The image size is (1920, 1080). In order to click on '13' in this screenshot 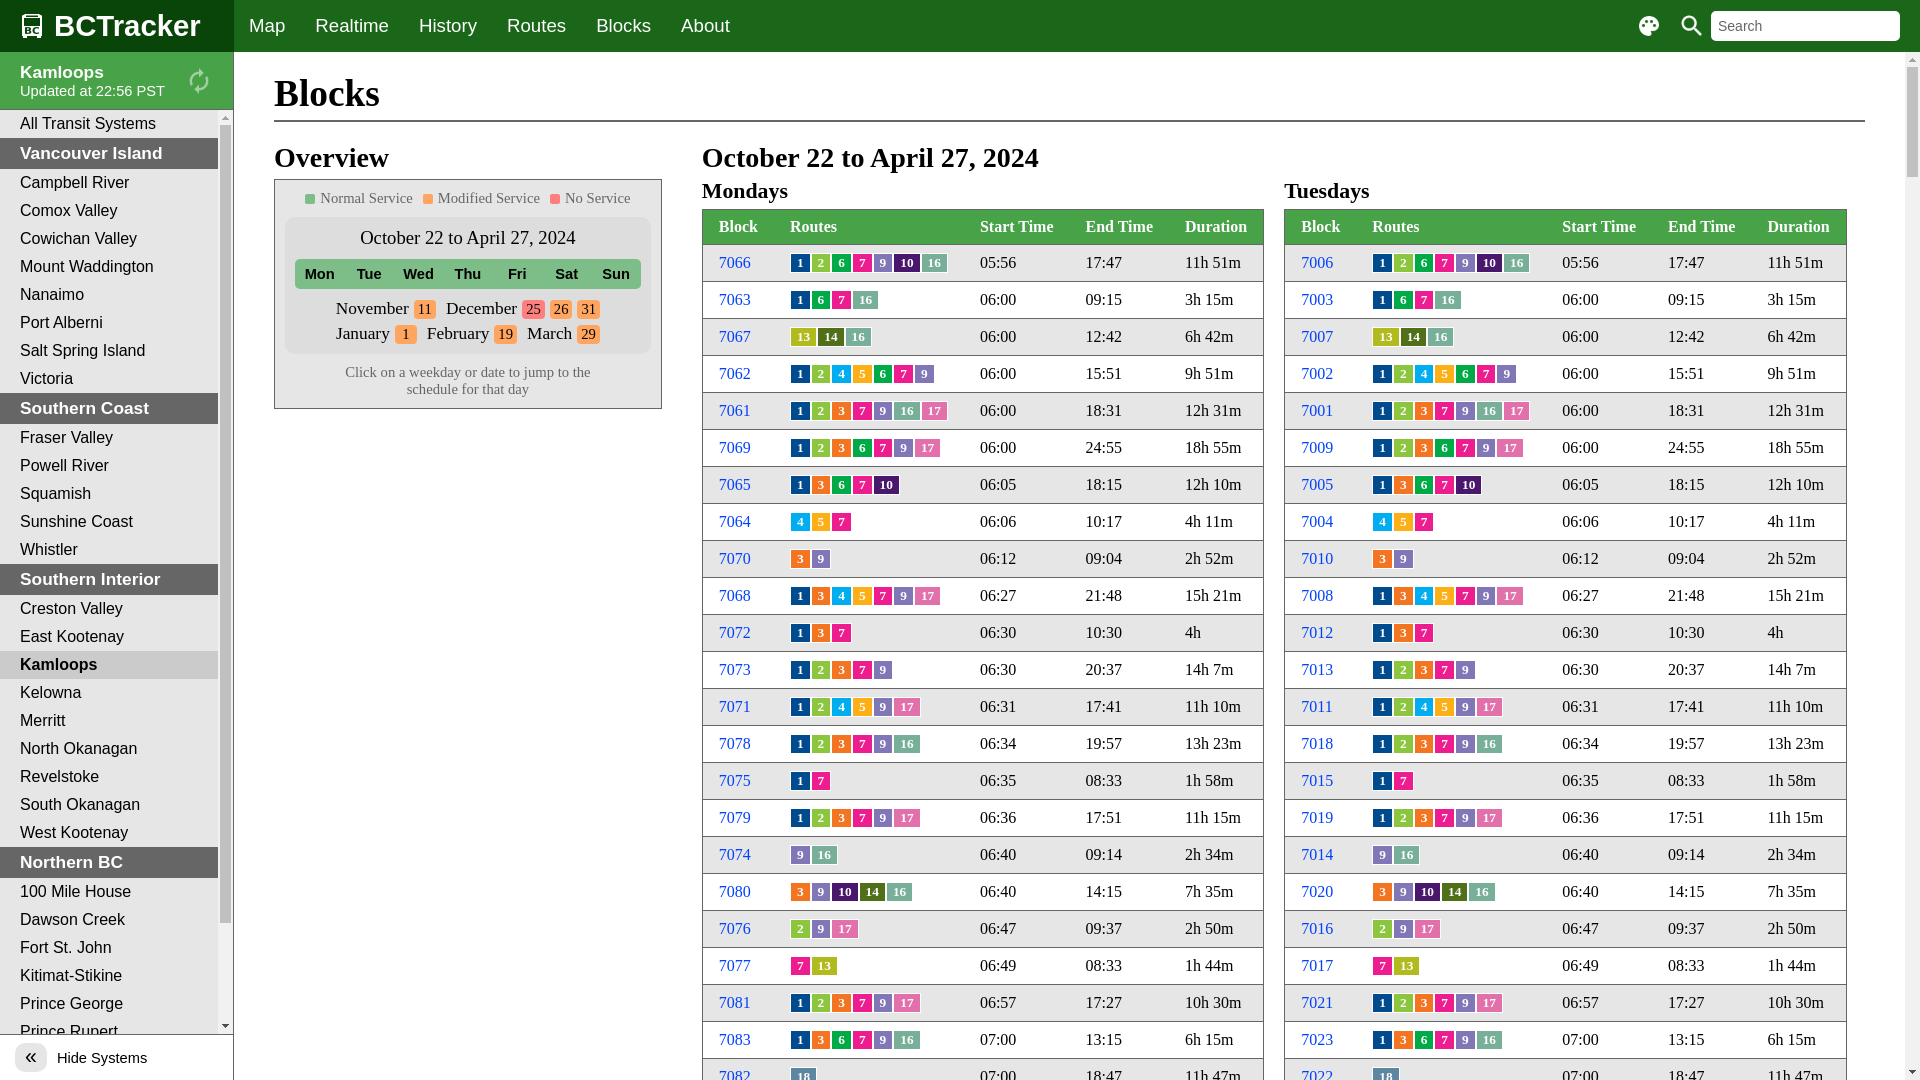, I will do `click(1405, 964)`.